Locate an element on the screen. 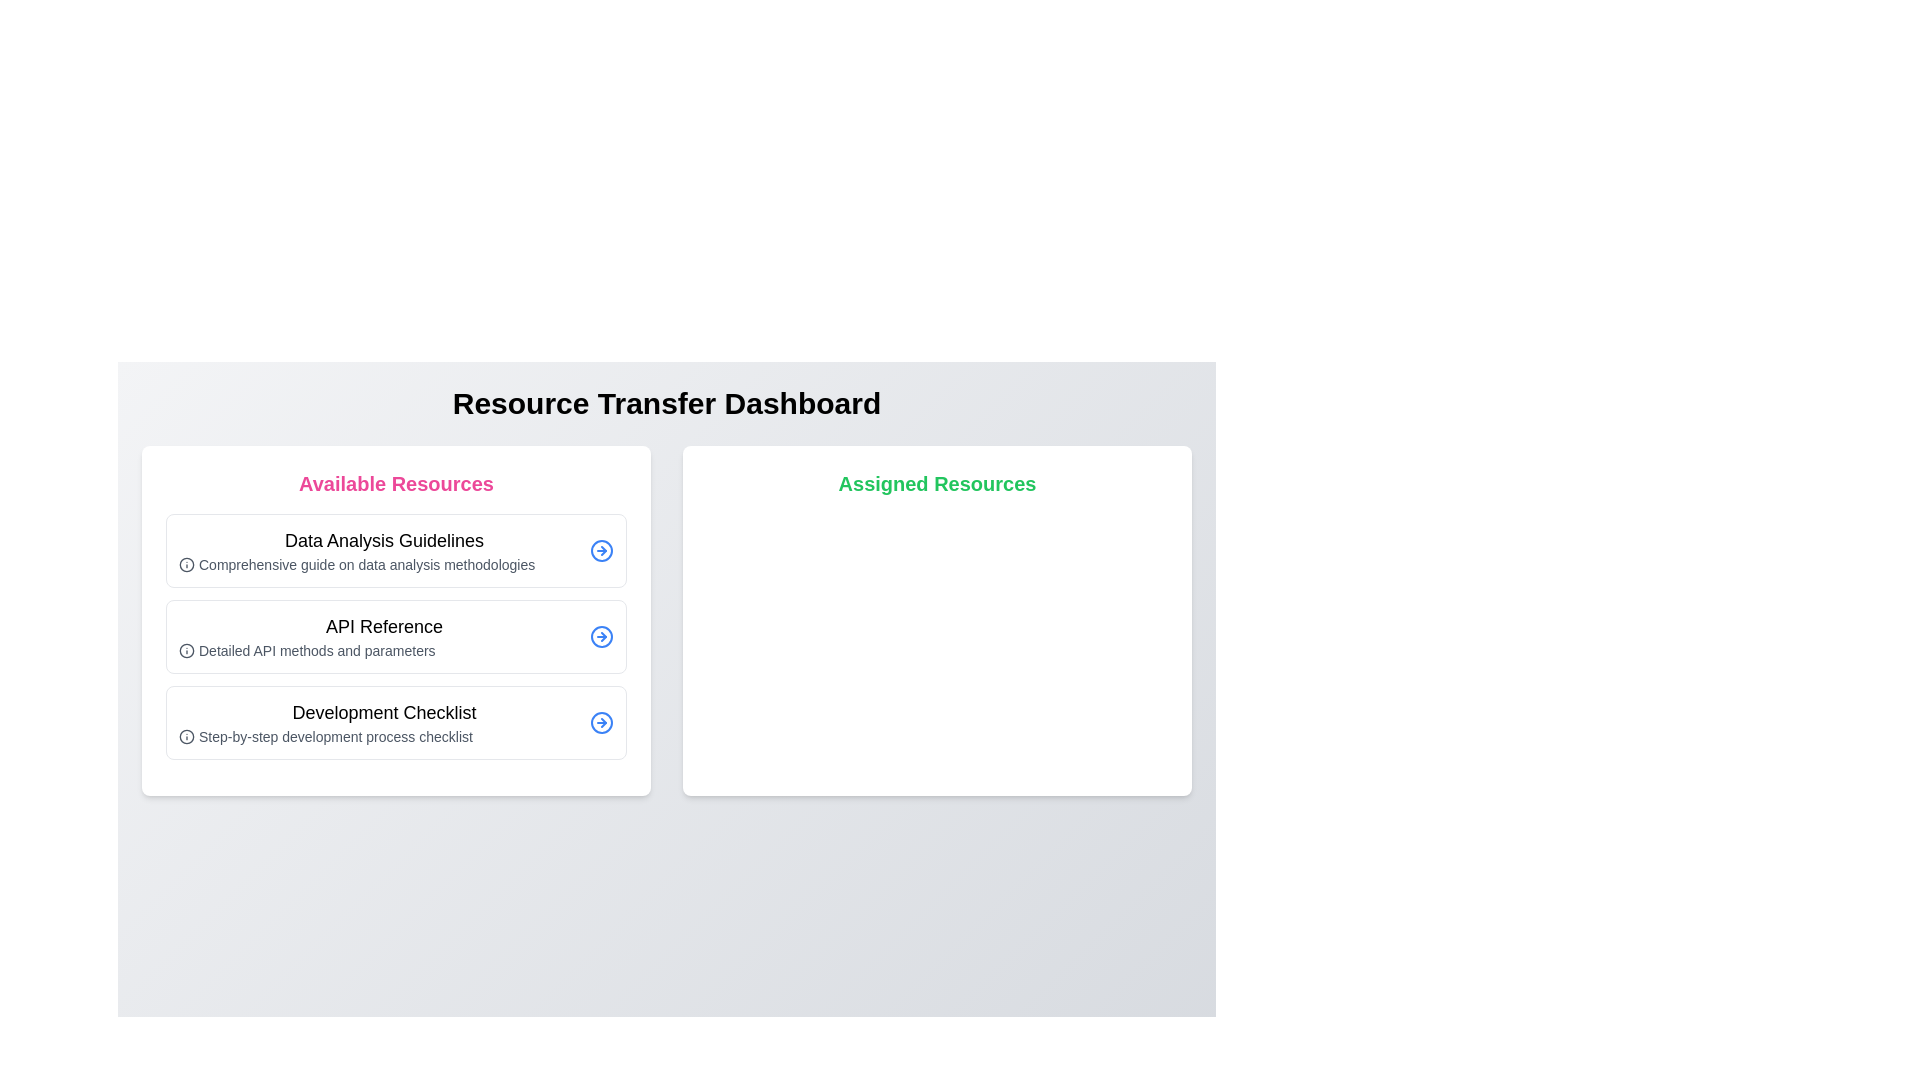 The image size is (1920, 1080). the blue arrow icon in the 'Development Checklist' section is located at coordinates (600, 722).